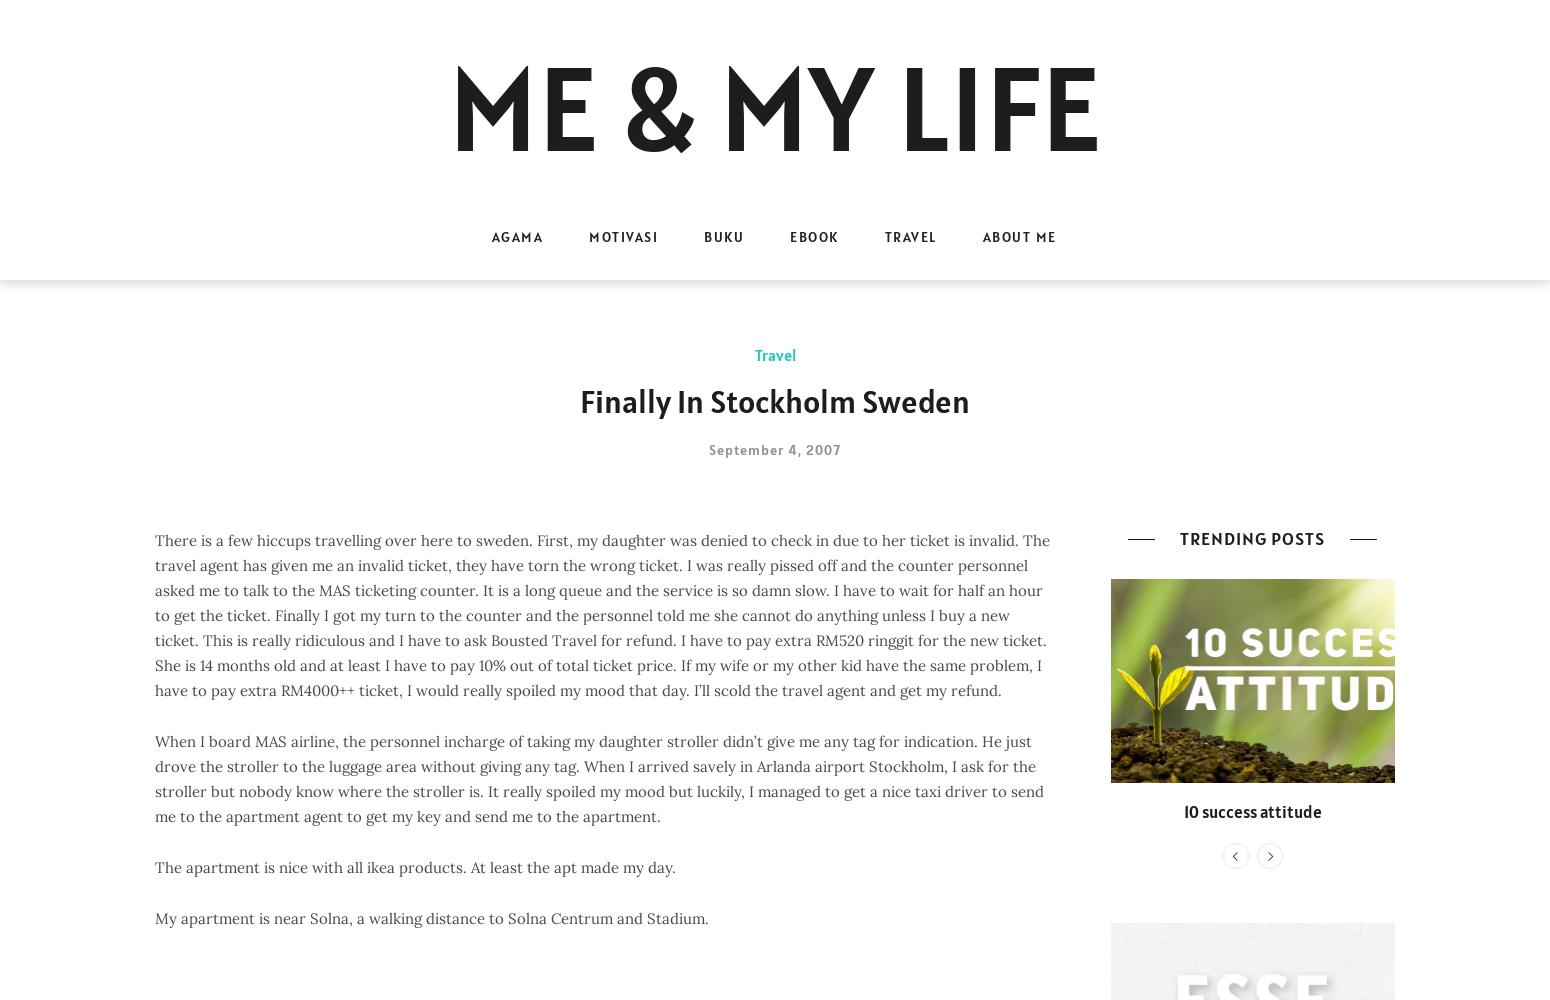 The image size is (1550, 1000). I want to click on 'The apartment is nice with all ikea products. At least the apt made my day.', so click(155, 865).